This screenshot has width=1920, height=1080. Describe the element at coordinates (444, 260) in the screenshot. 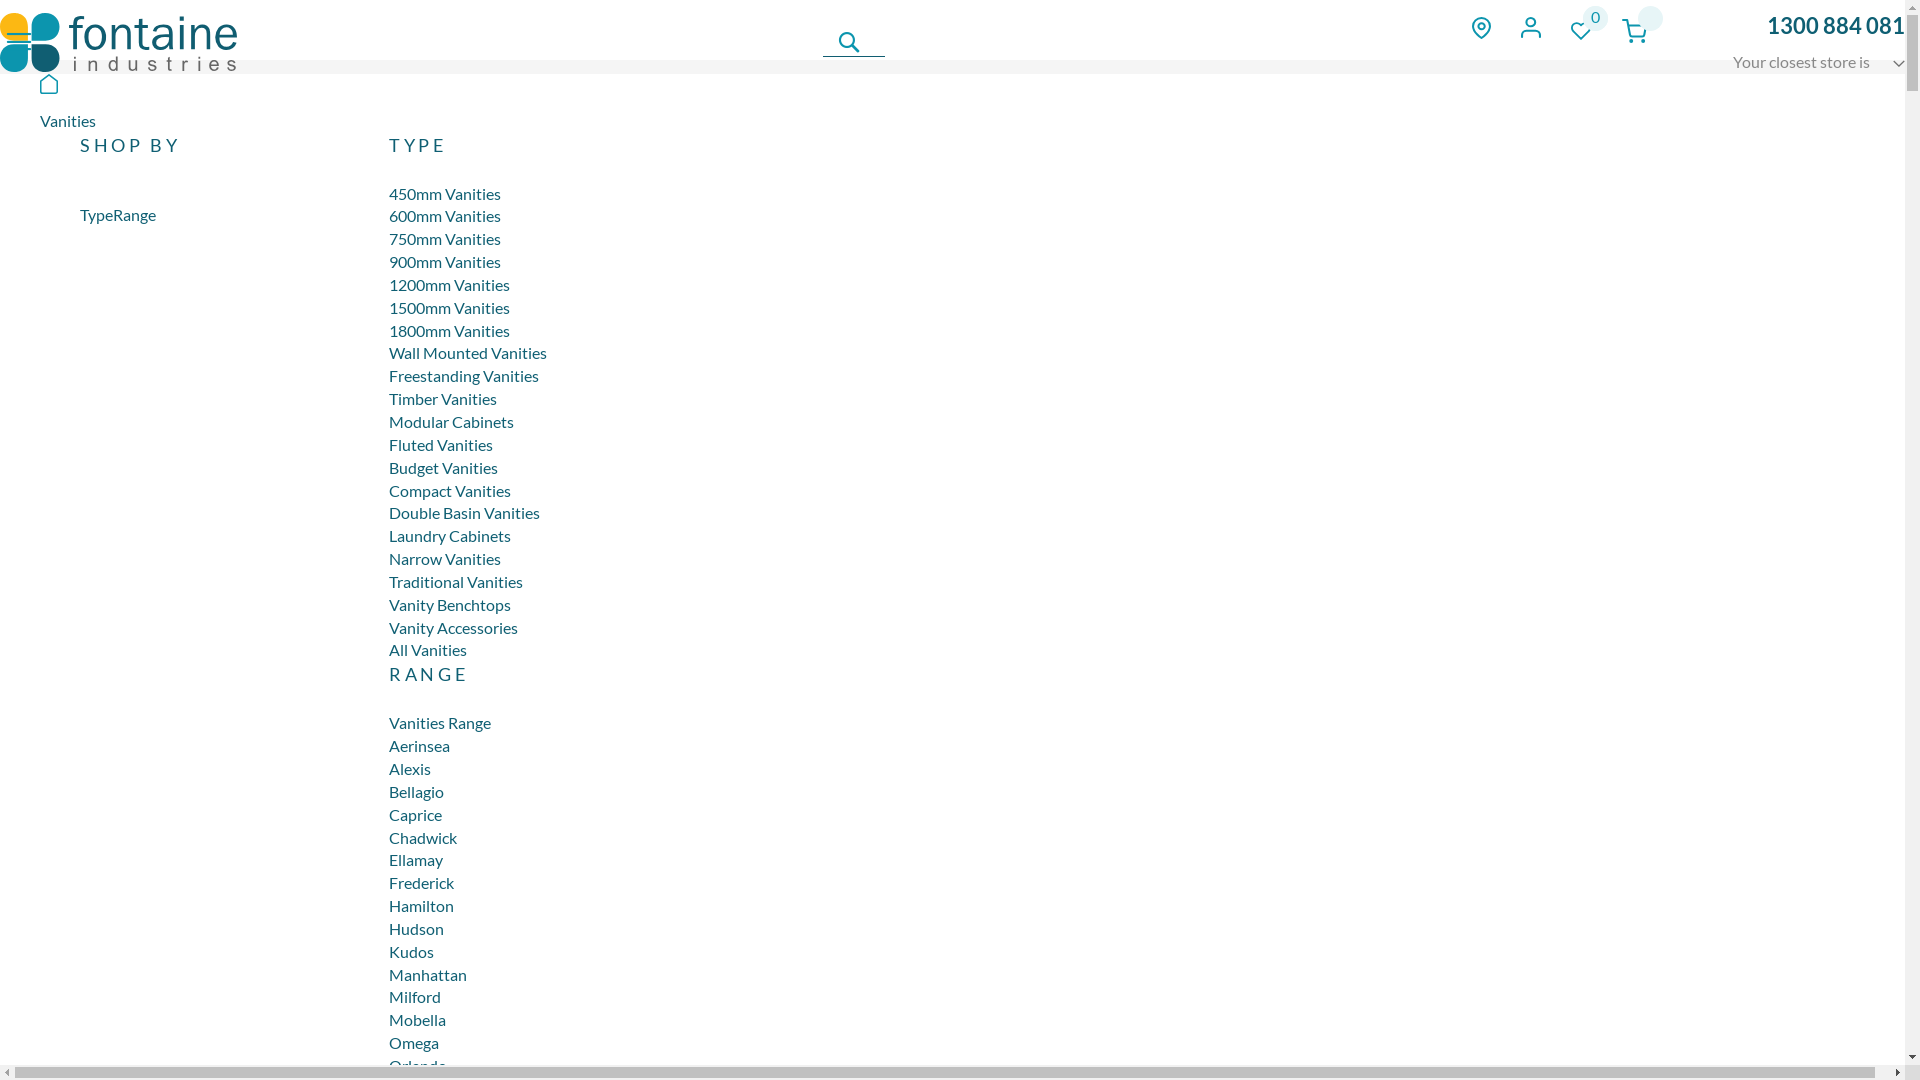

I see `'900mm Vanities'` at that location.